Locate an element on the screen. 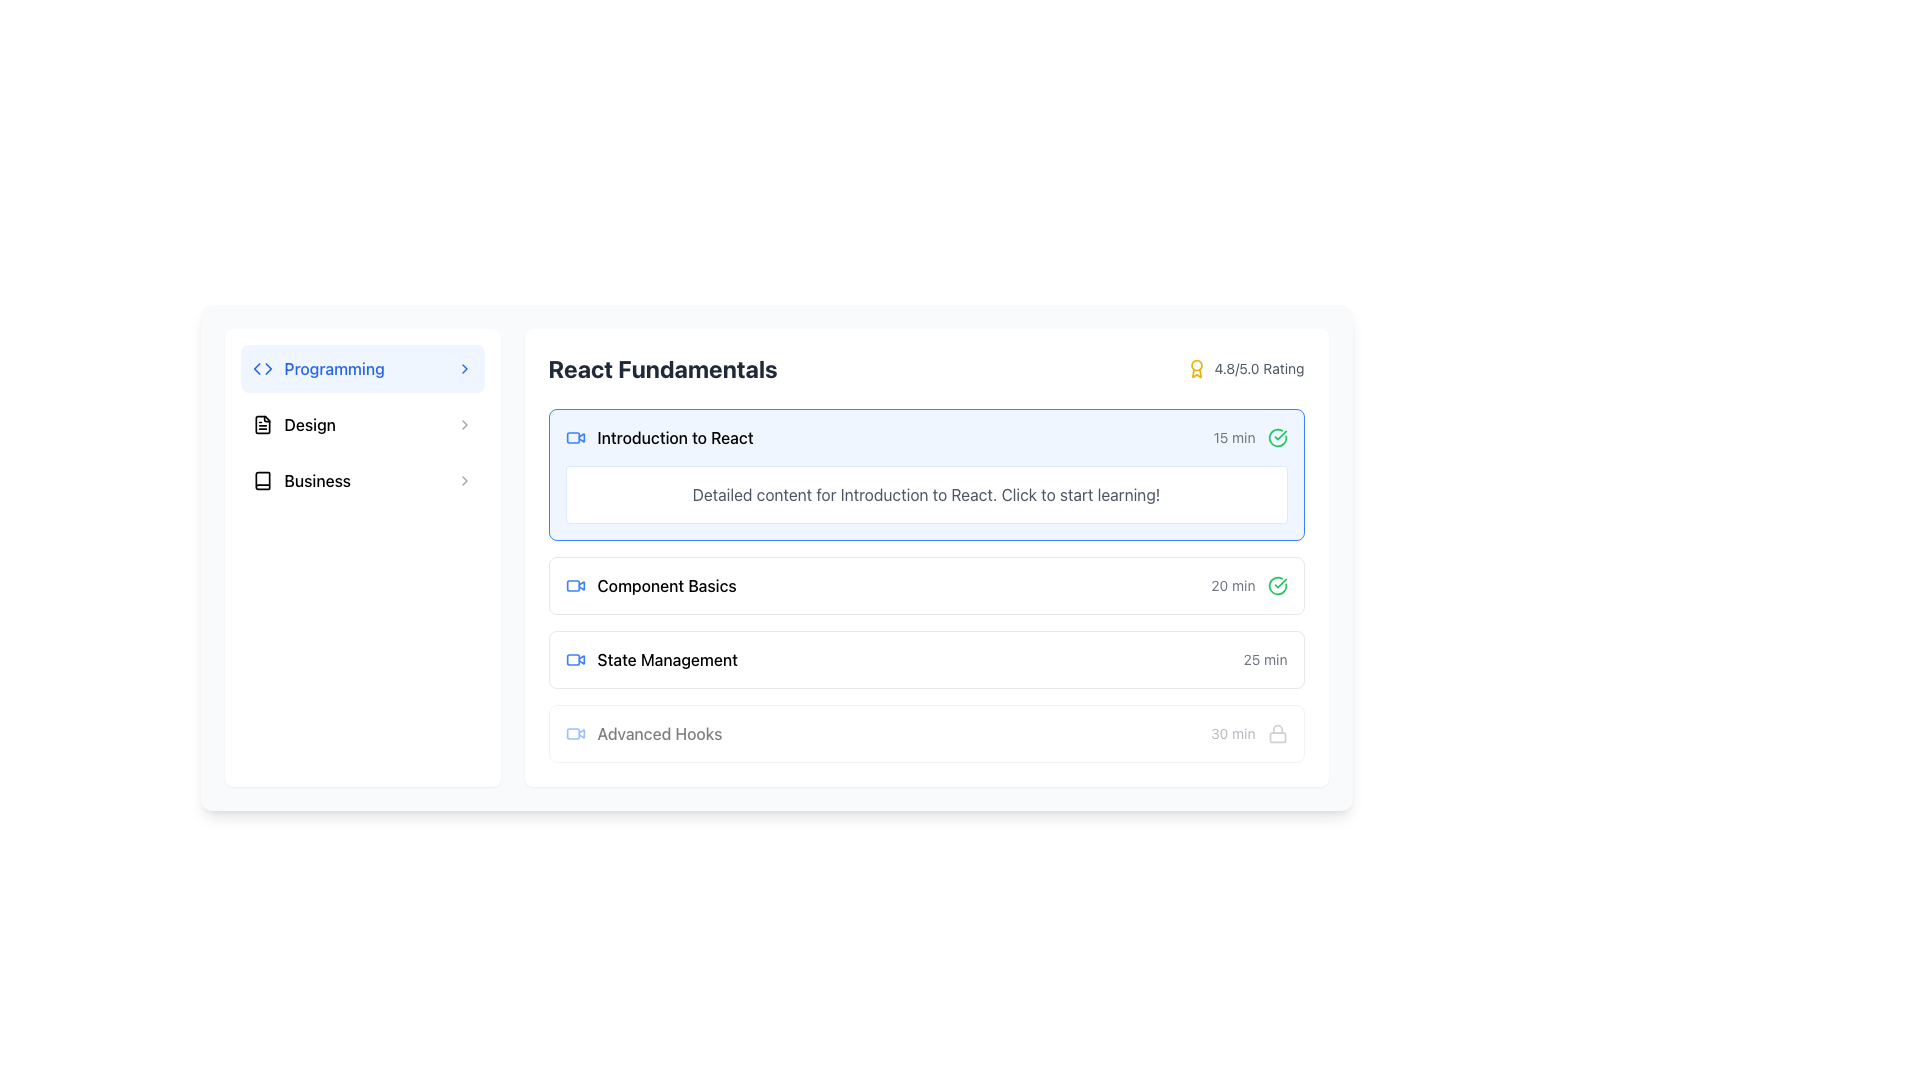 The height and width of the screenshot is (1080, 1920). the decorative SVG Shape that is part of the 'video' icon located beside 'State Management' is located at coordinates (571, 659).